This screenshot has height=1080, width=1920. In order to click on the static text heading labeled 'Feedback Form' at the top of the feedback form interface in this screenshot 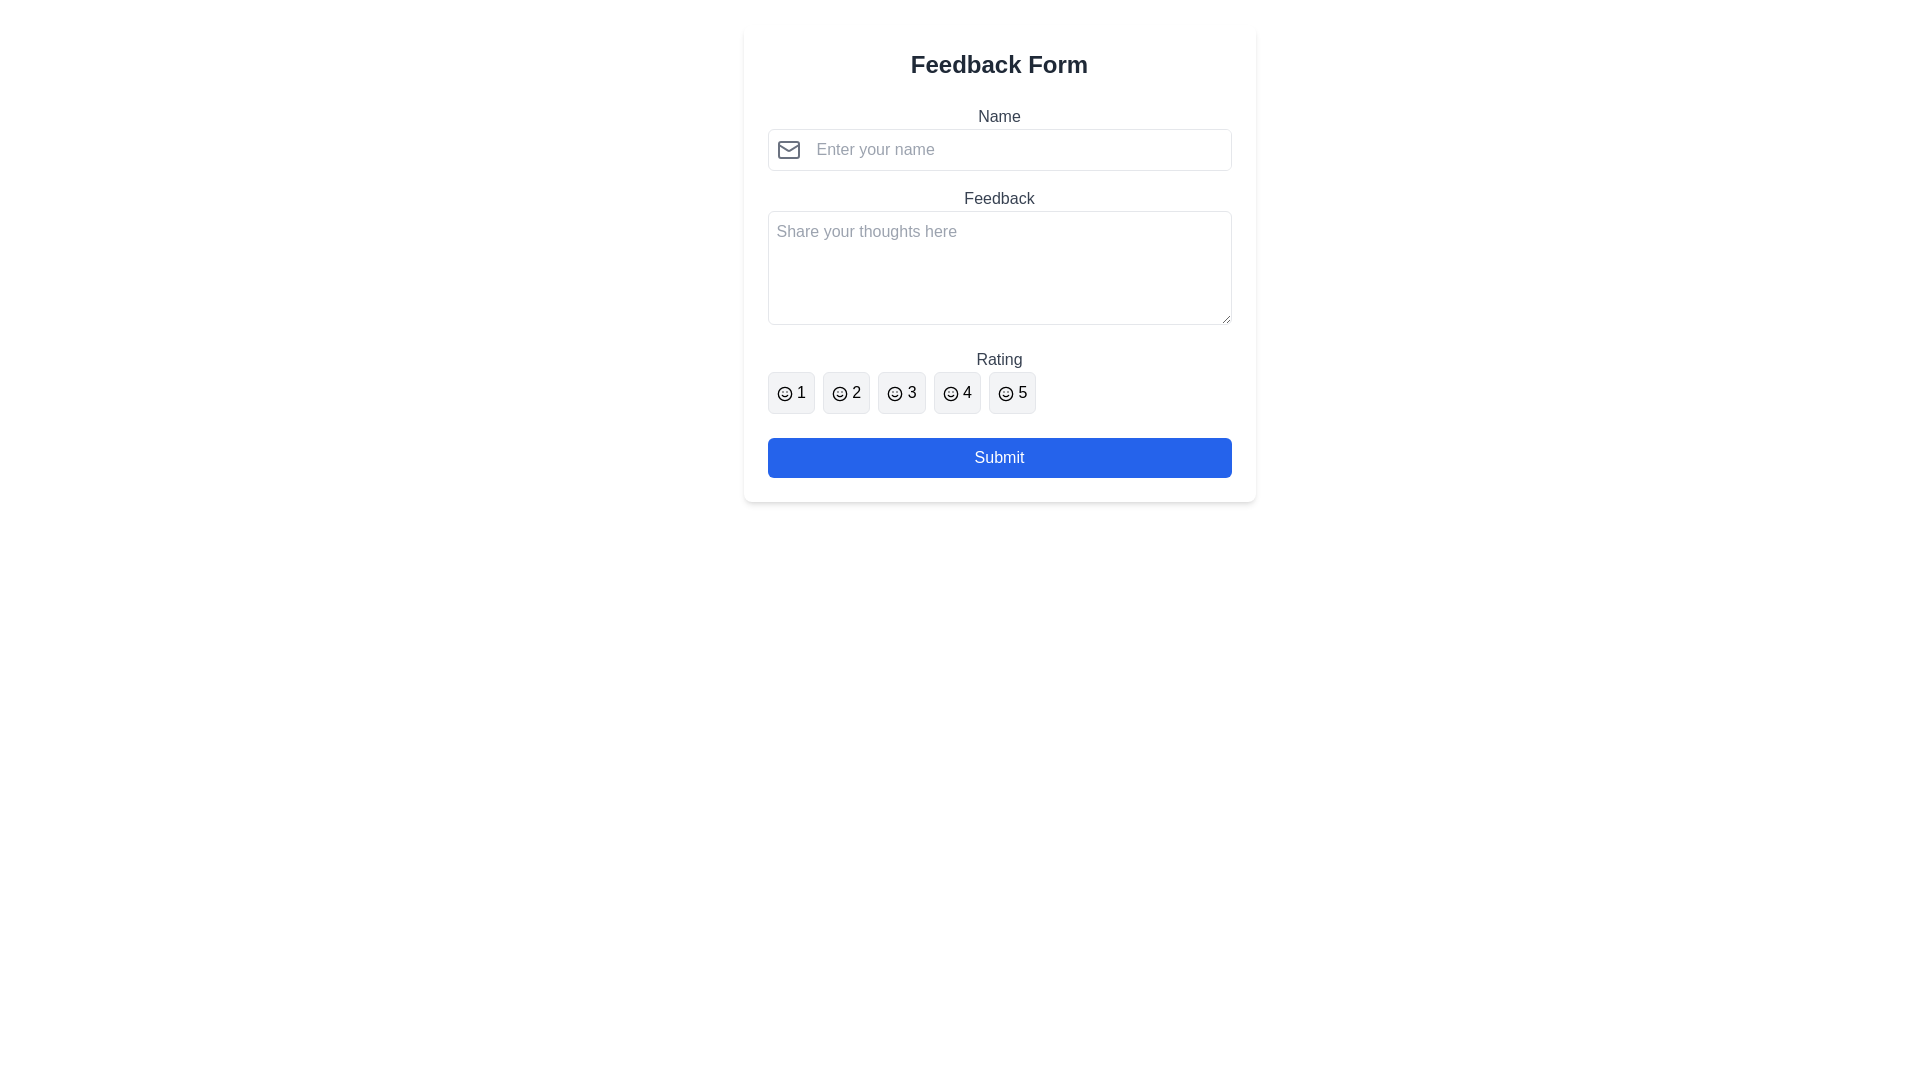, I will do `click(999, 64)`.